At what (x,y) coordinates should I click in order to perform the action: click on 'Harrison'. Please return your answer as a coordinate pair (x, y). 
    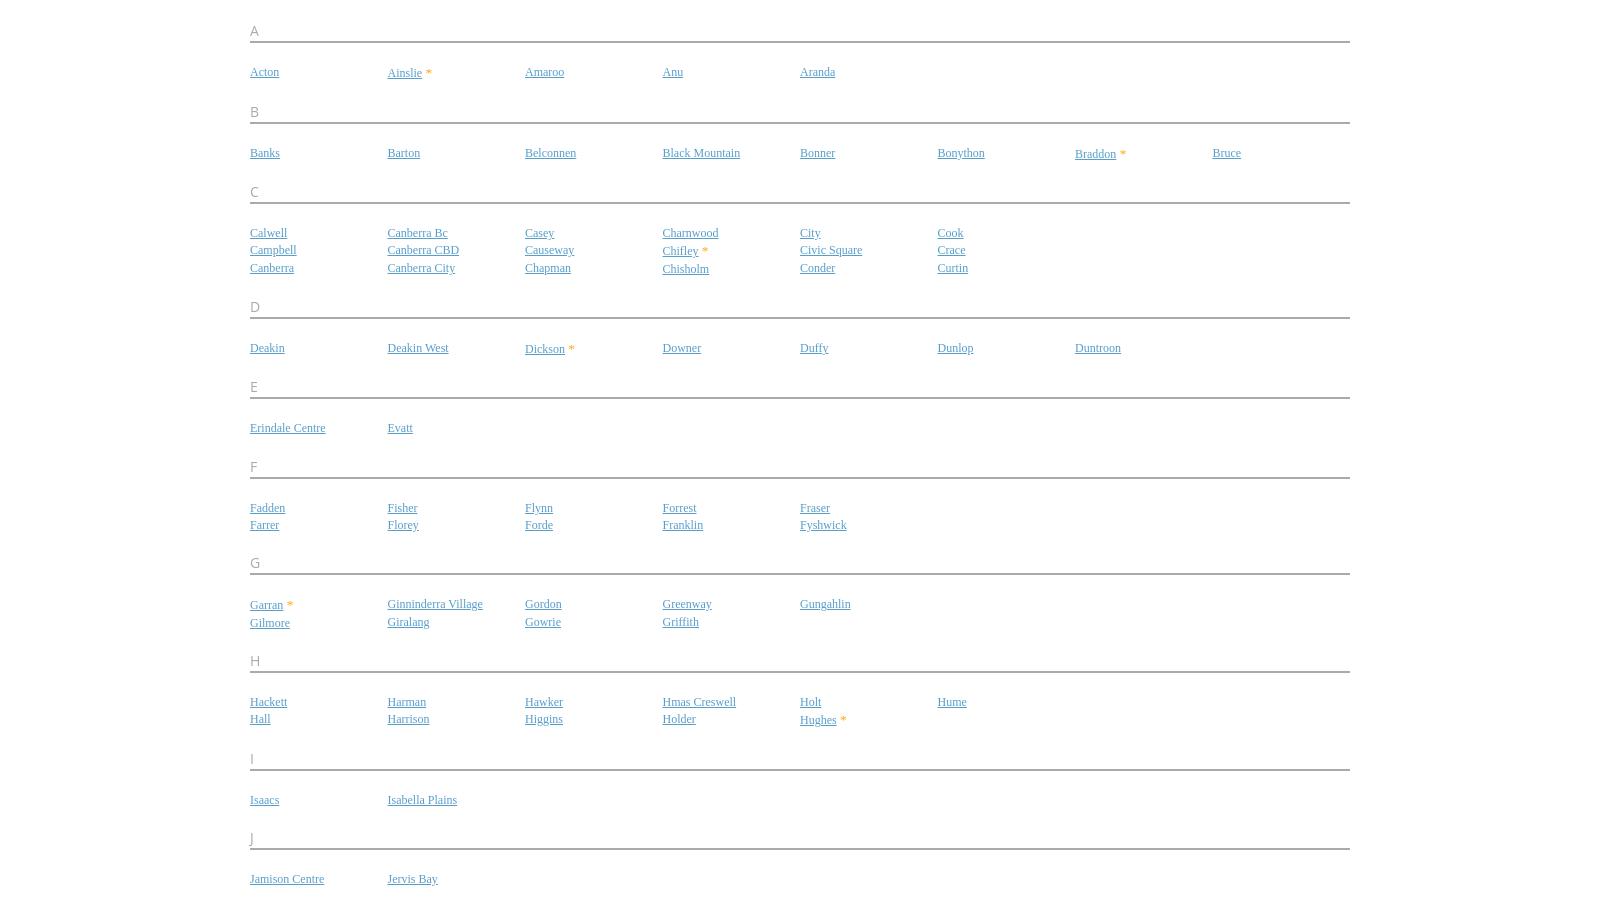
    Looking at the image, I should click on (407, 718).